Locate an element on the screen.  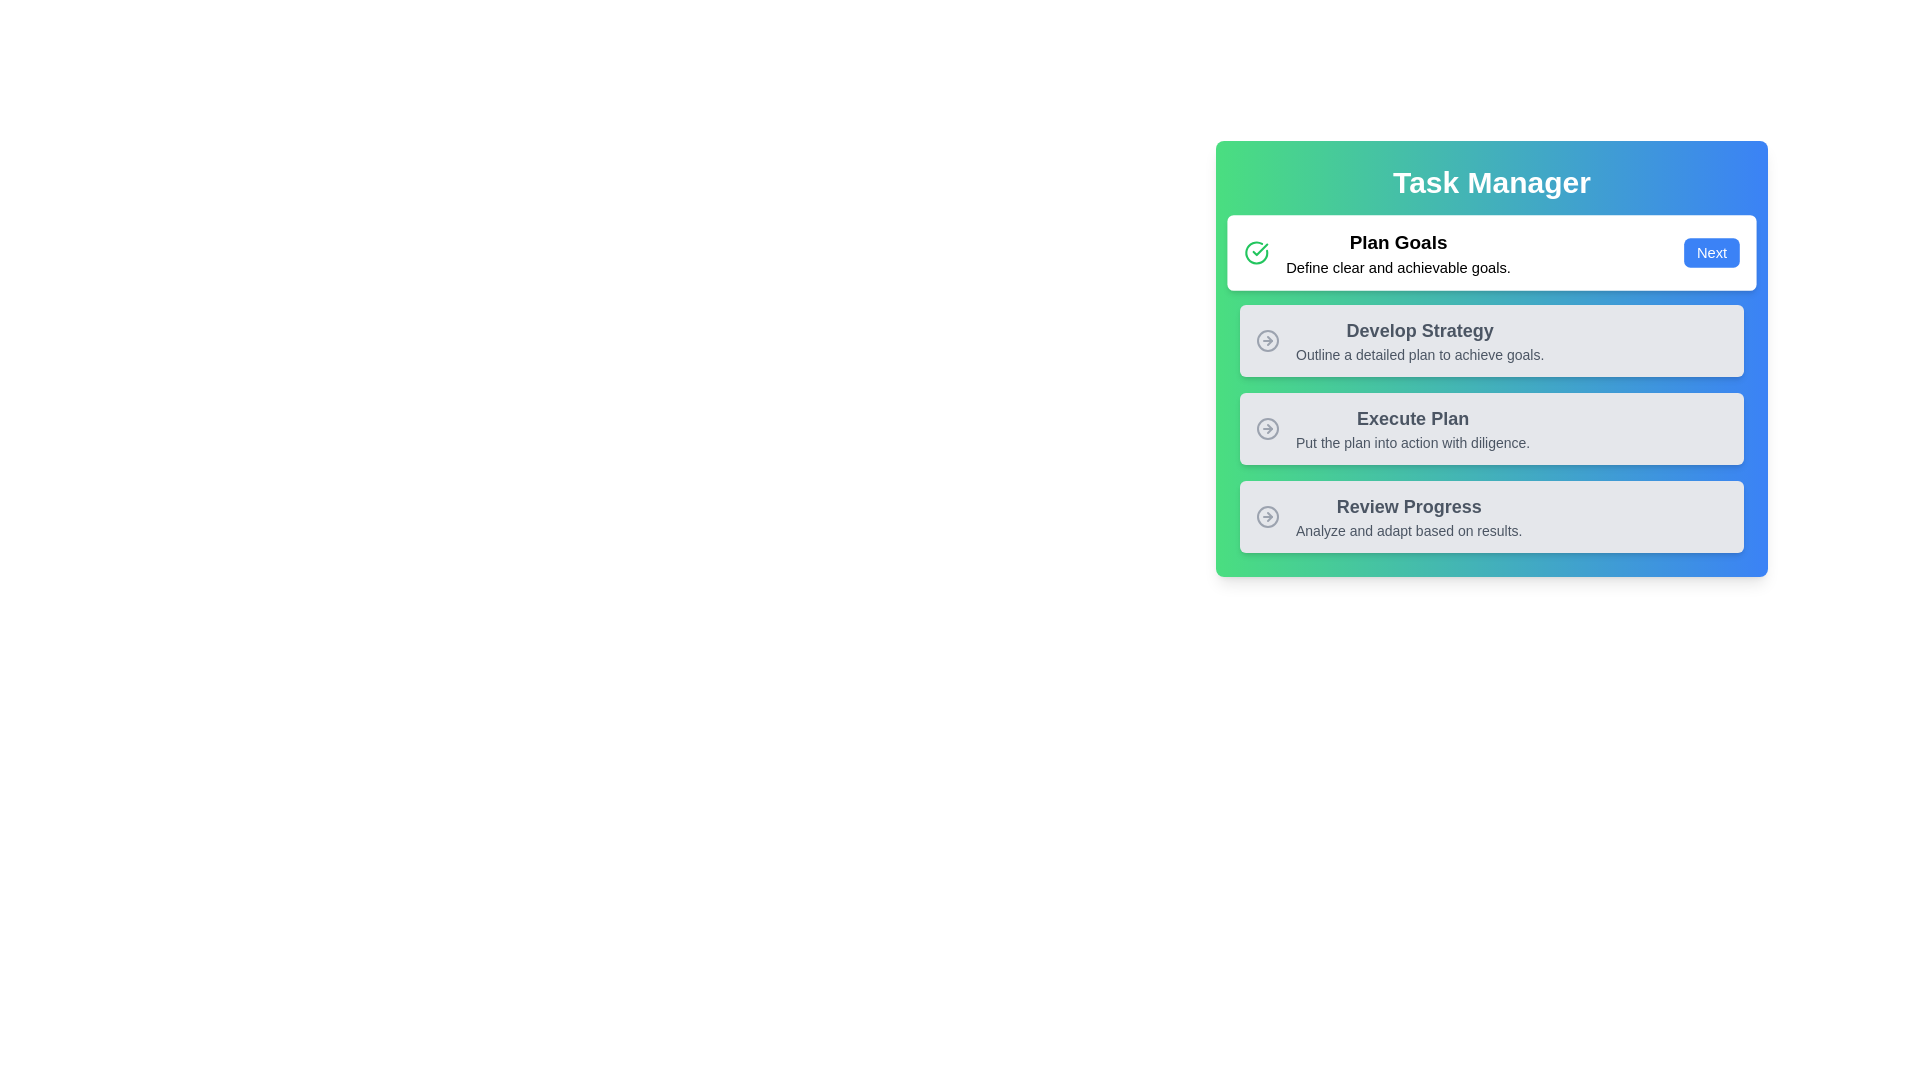
the decorative circle element of the minimalist arrow icon located to the left of the 'Execute Plan' item in the task manager panel is located at coordinates (1266, 427).